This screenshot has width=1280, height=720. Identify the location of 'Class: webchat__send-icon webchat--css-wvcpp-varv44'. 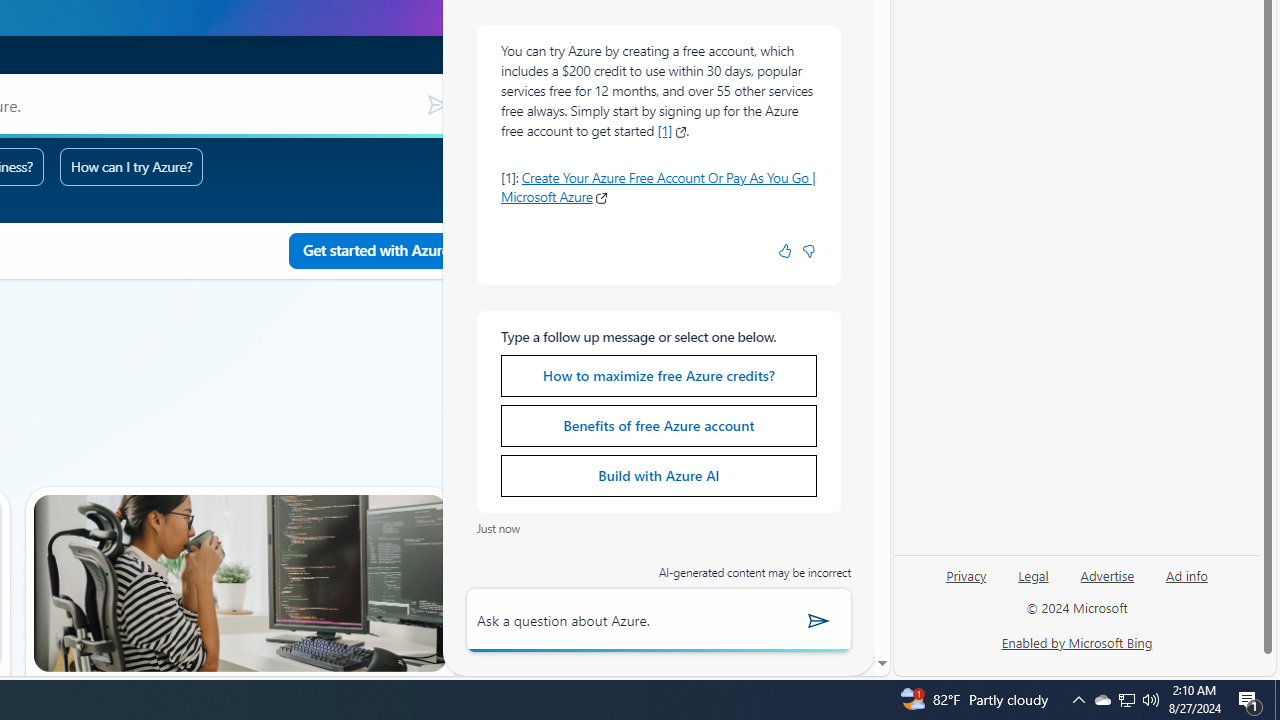
(819, 619).